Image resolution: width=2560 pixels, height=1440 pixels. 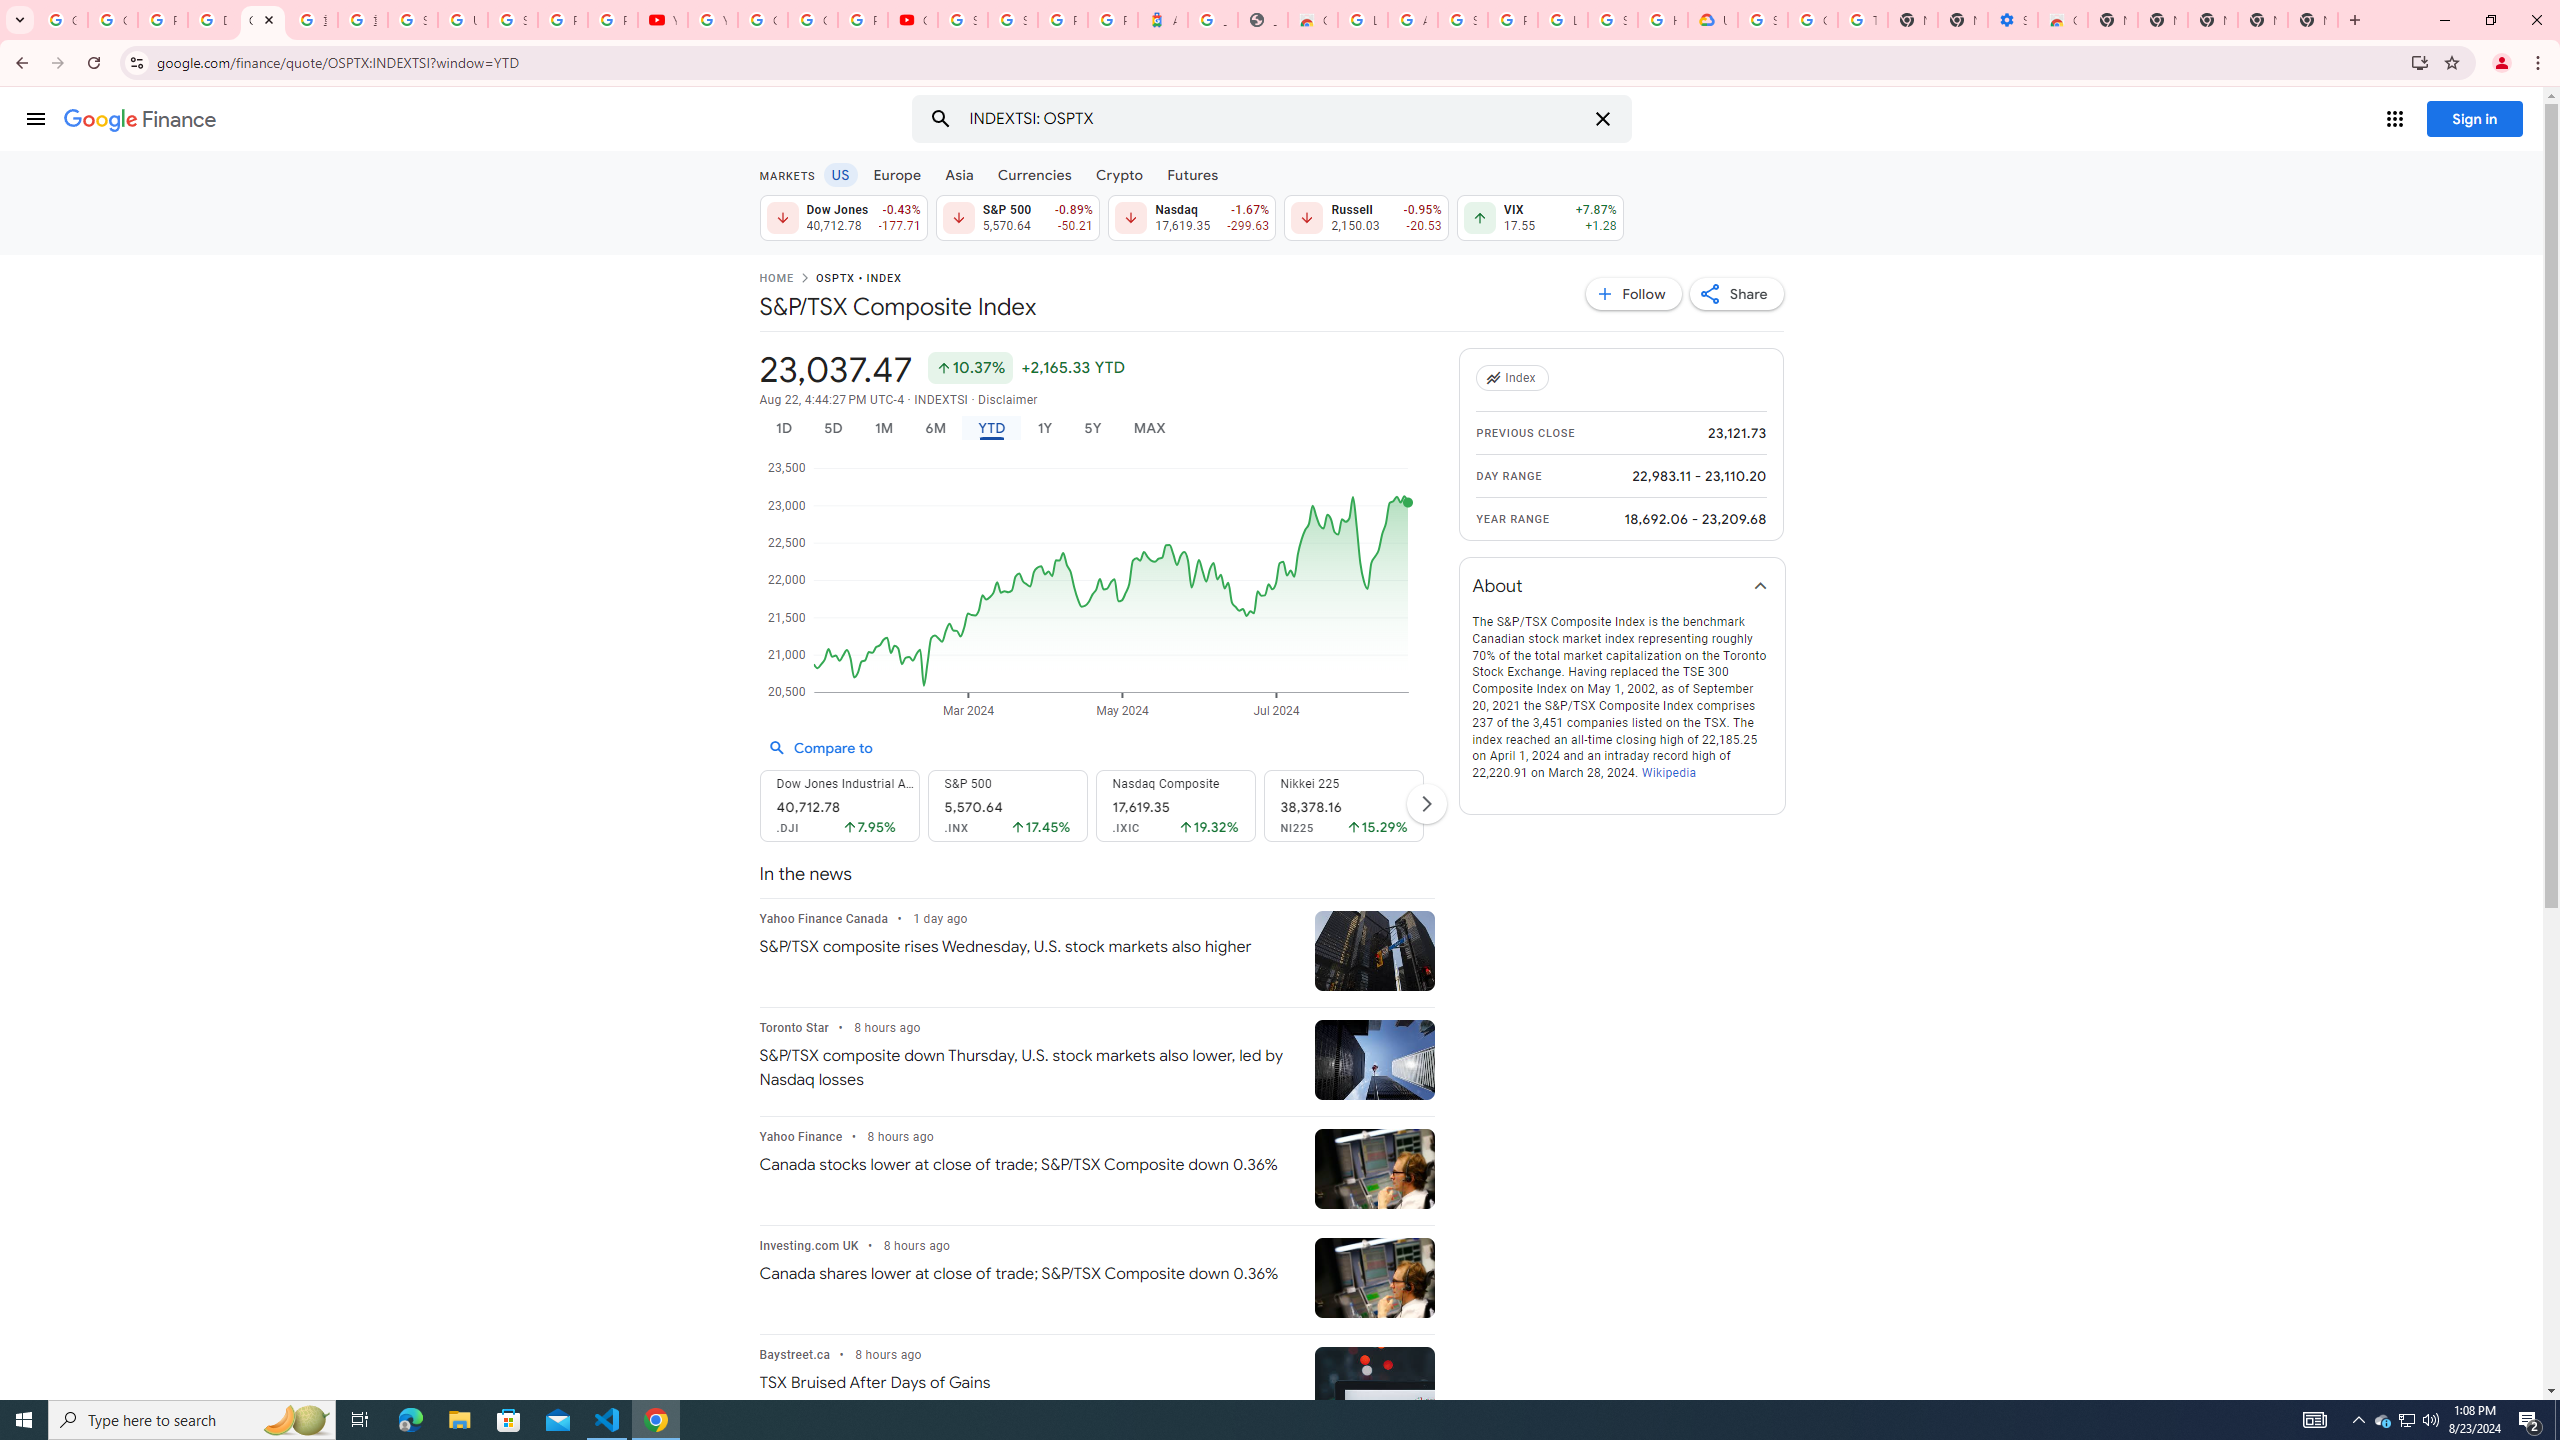 What do you see at coordinates (832, 428) in the screenshot?
I see `'5D'` at bounding box center [832, 428].